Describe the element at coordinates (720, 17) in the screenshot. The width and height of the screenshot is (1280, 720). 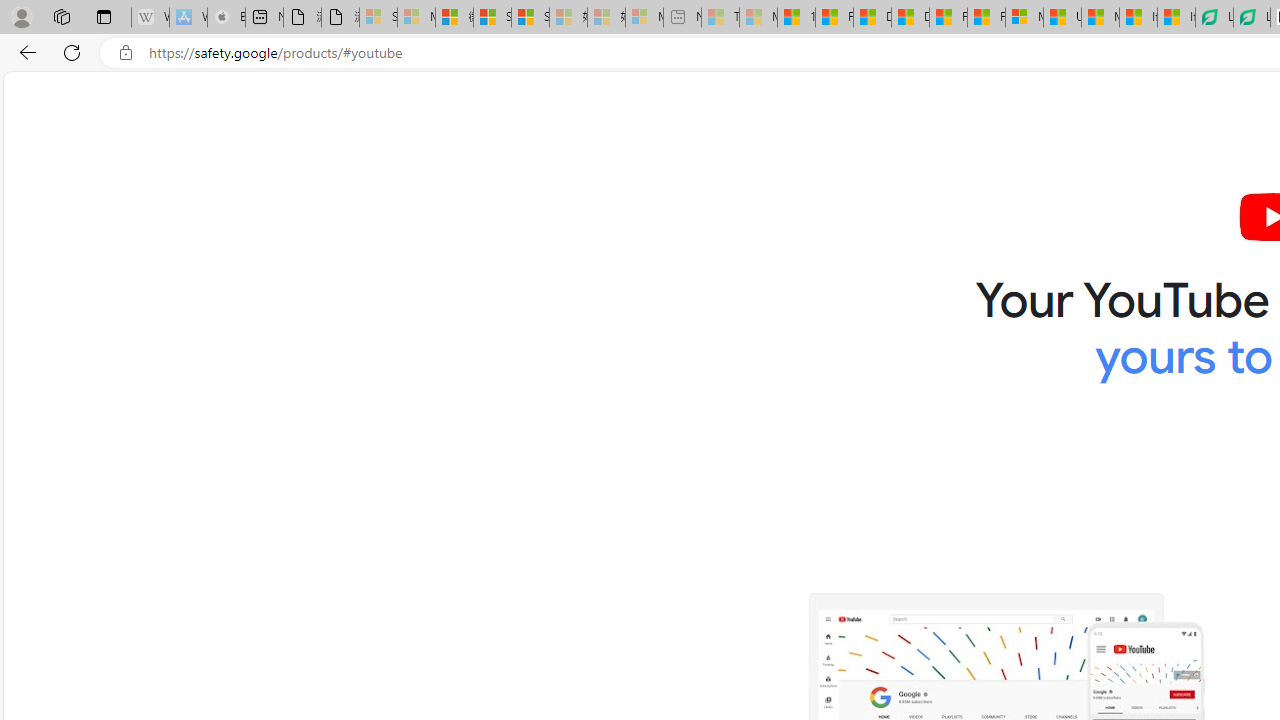
I see `'Top Stories - MSN - Sleeping'` at that location.